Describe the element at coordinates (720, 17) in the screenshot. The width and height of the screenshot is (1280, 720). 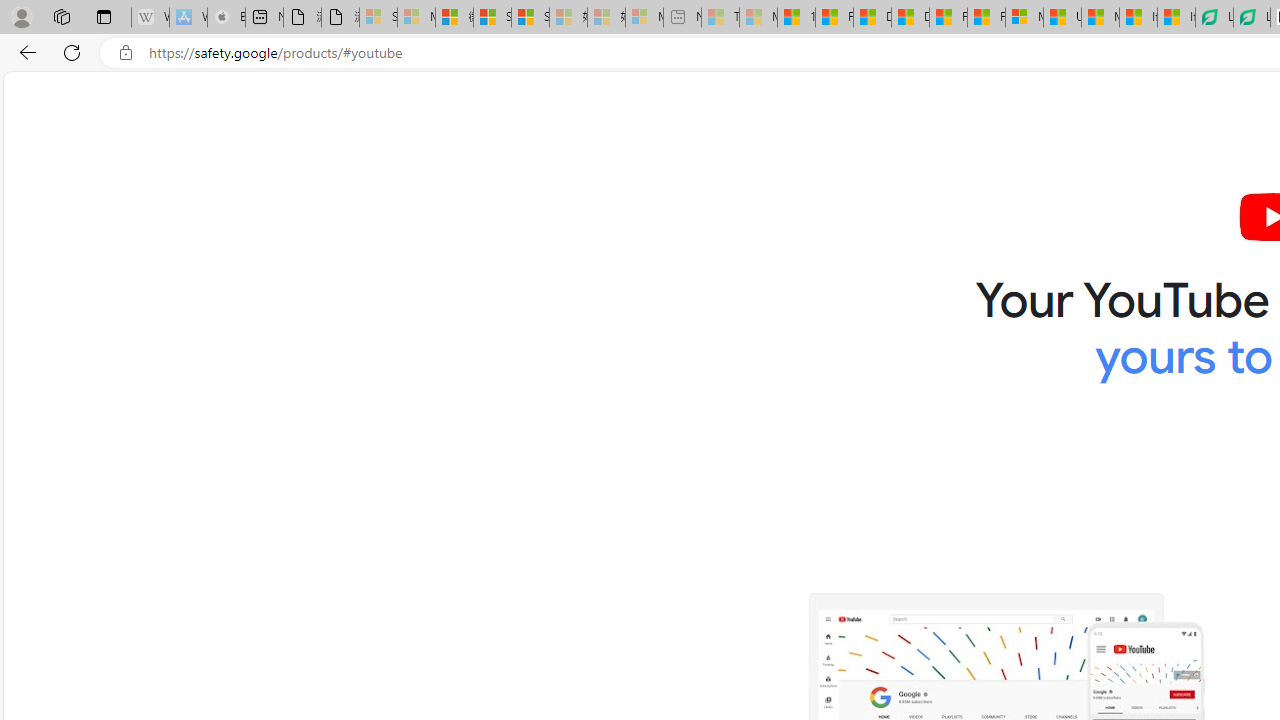
I see `'Top Stories - MSN - Sleeping'` at that location.